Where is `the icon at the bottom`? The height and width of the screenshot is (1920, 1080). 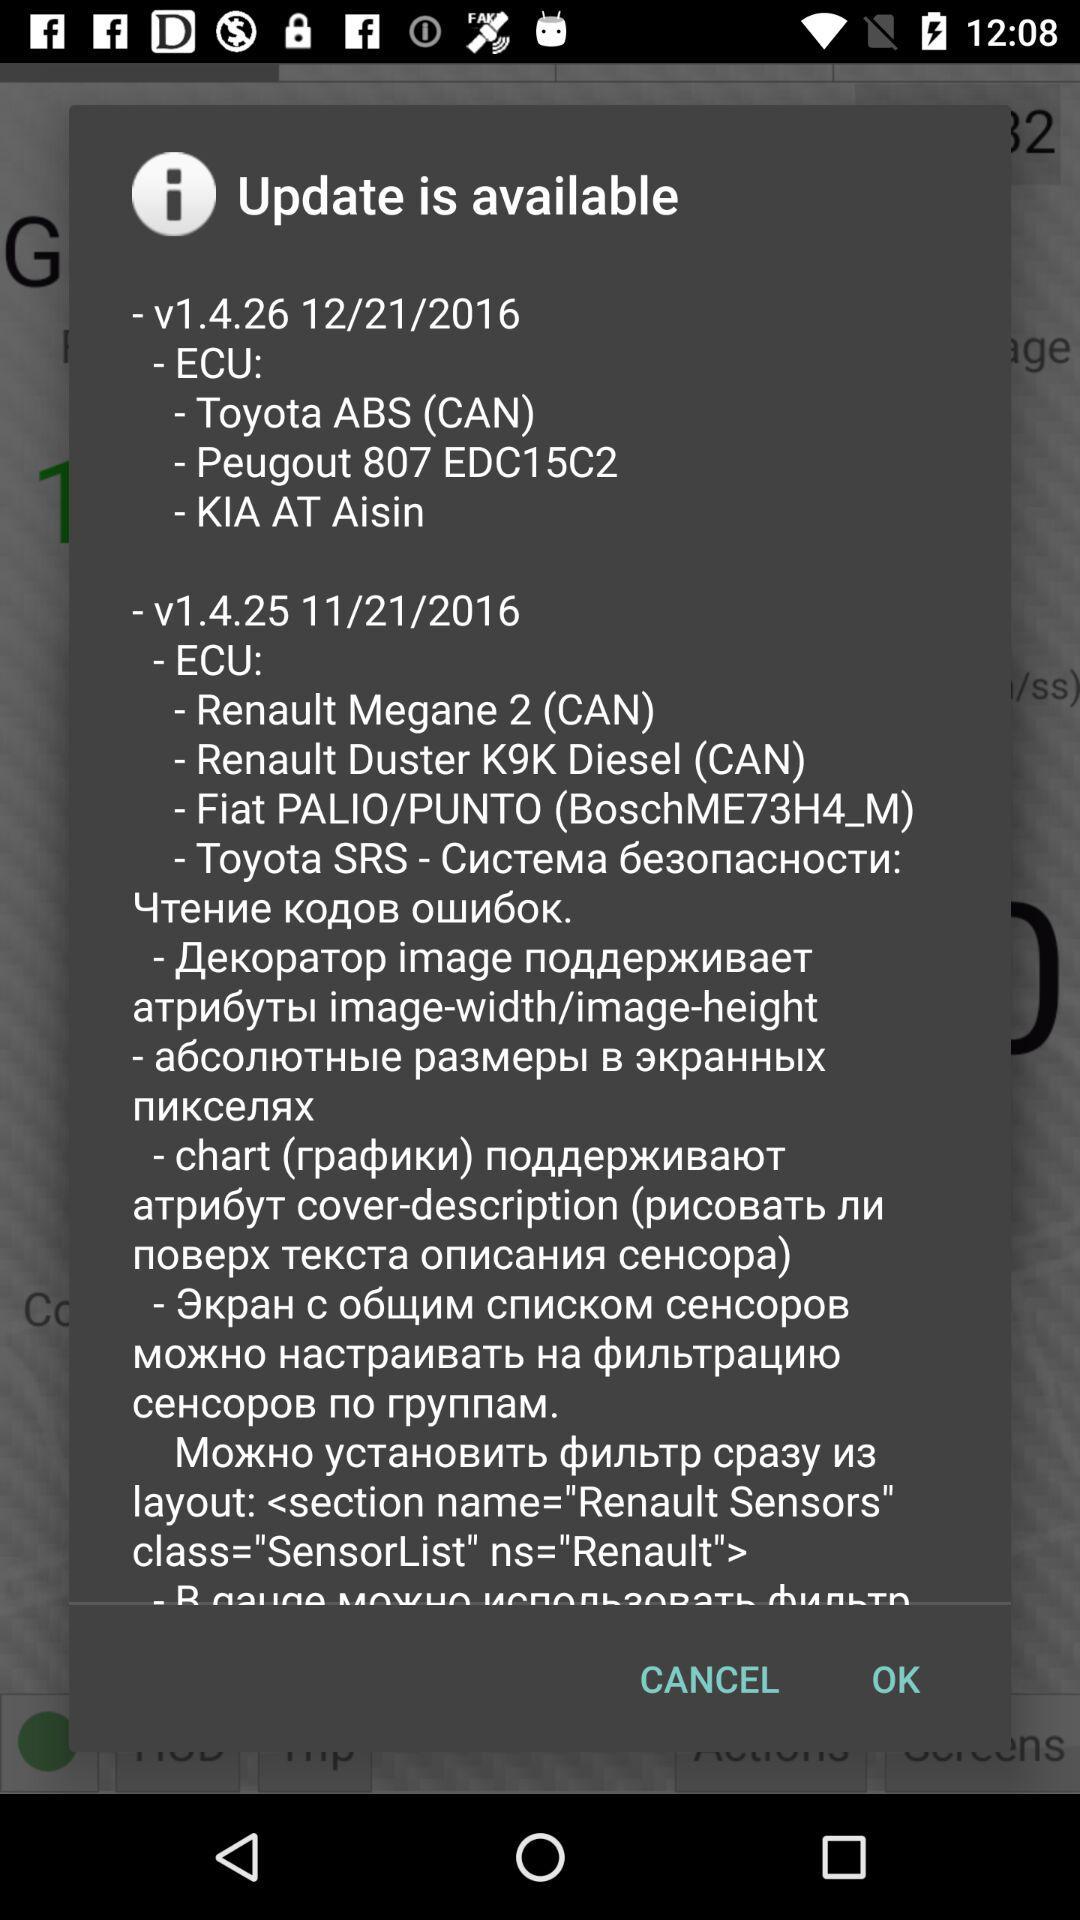
the icon at the bottom is located at coordinates (708, 1678).